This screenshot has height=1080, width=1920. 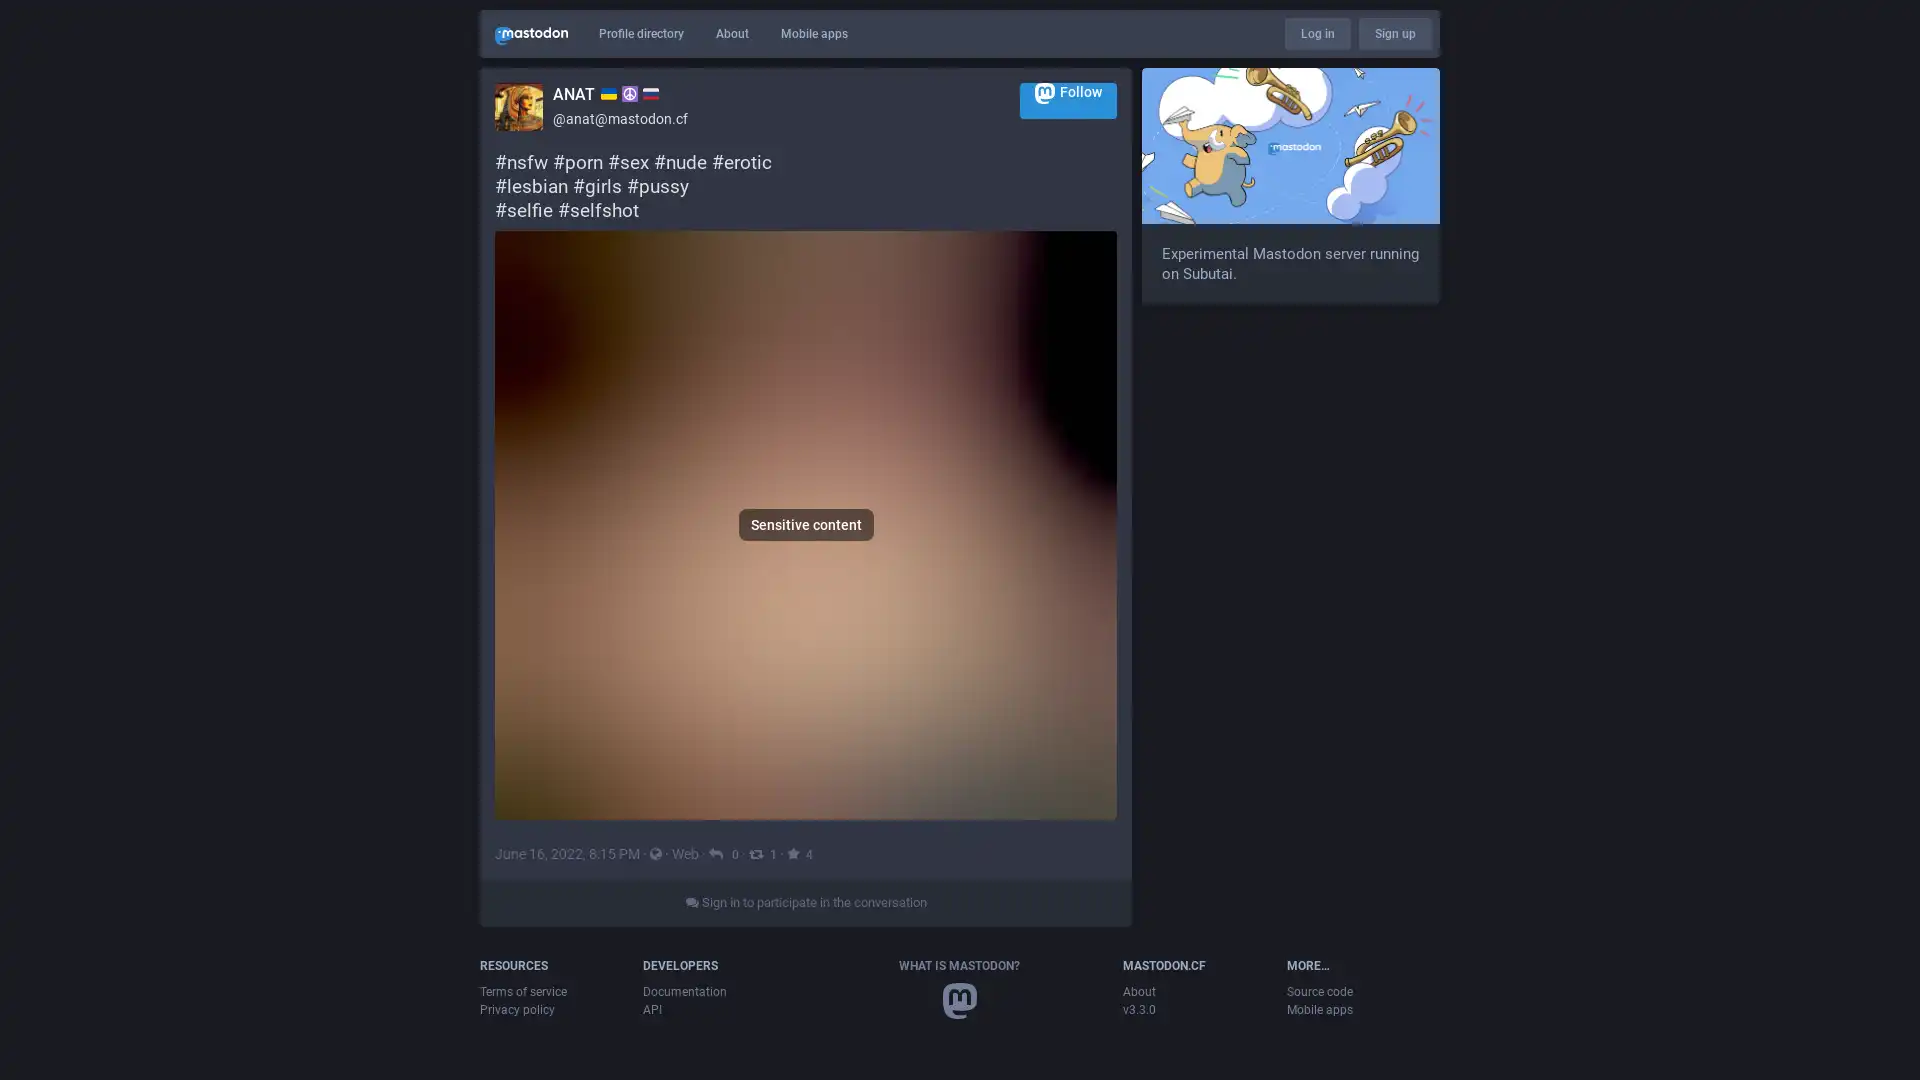 What do you see at coordinates (806, 644) in the screenshot?
I see `Sensitive content` at bounding box center [806, 644].